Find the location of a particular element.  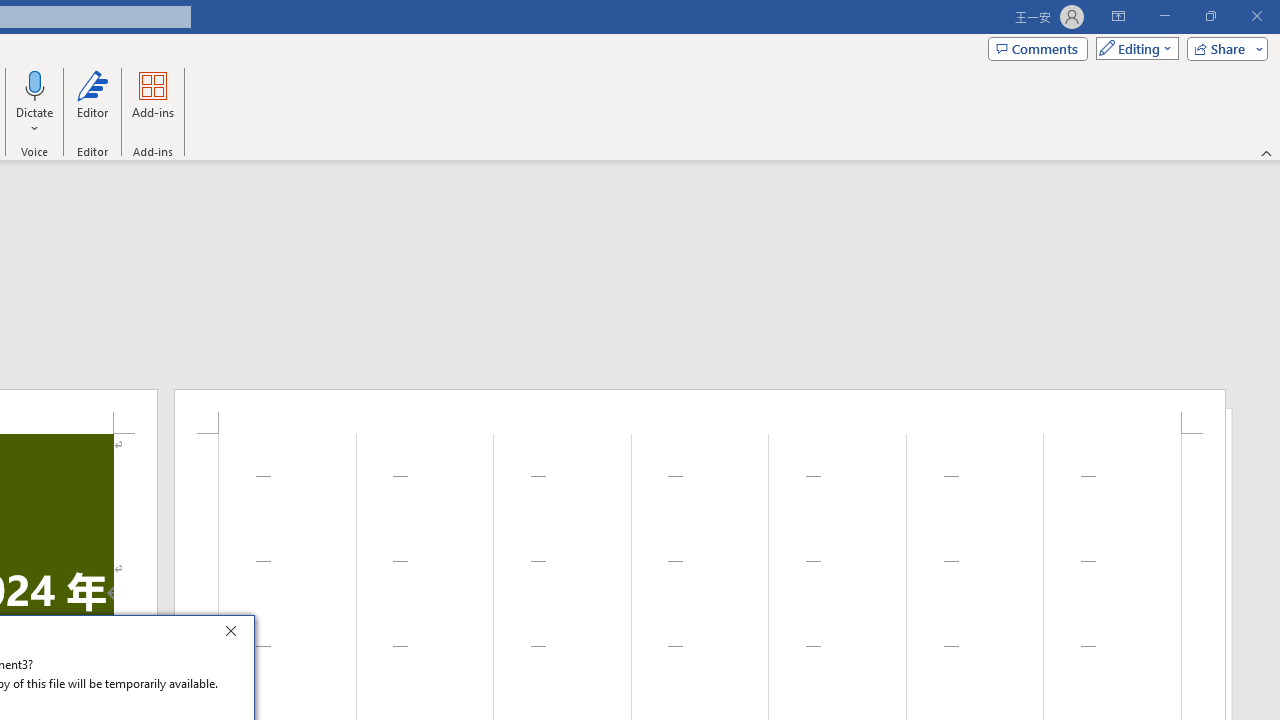

'Dictate' is located at coordinates (35, 103).